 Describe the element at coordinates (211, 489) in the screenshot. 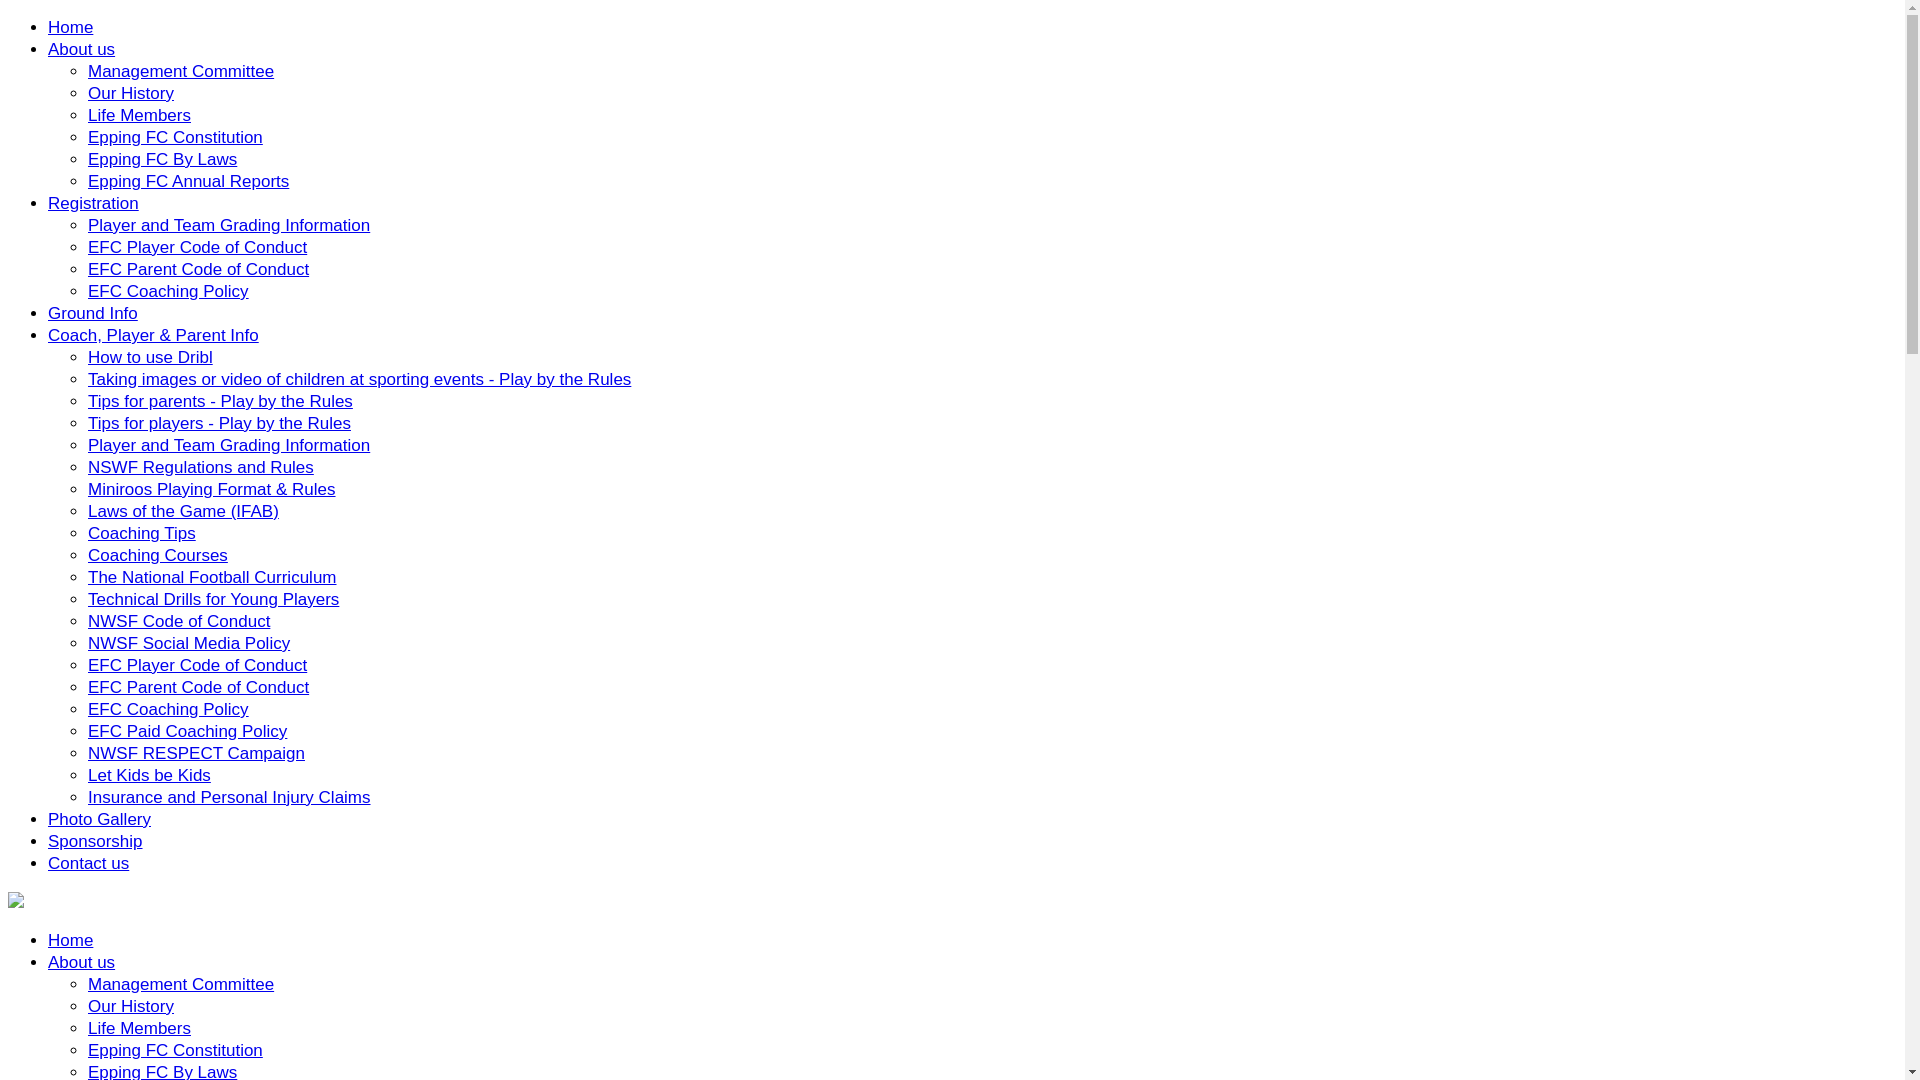

I see `'Miniroos Playing Format & Rules'` at that location.